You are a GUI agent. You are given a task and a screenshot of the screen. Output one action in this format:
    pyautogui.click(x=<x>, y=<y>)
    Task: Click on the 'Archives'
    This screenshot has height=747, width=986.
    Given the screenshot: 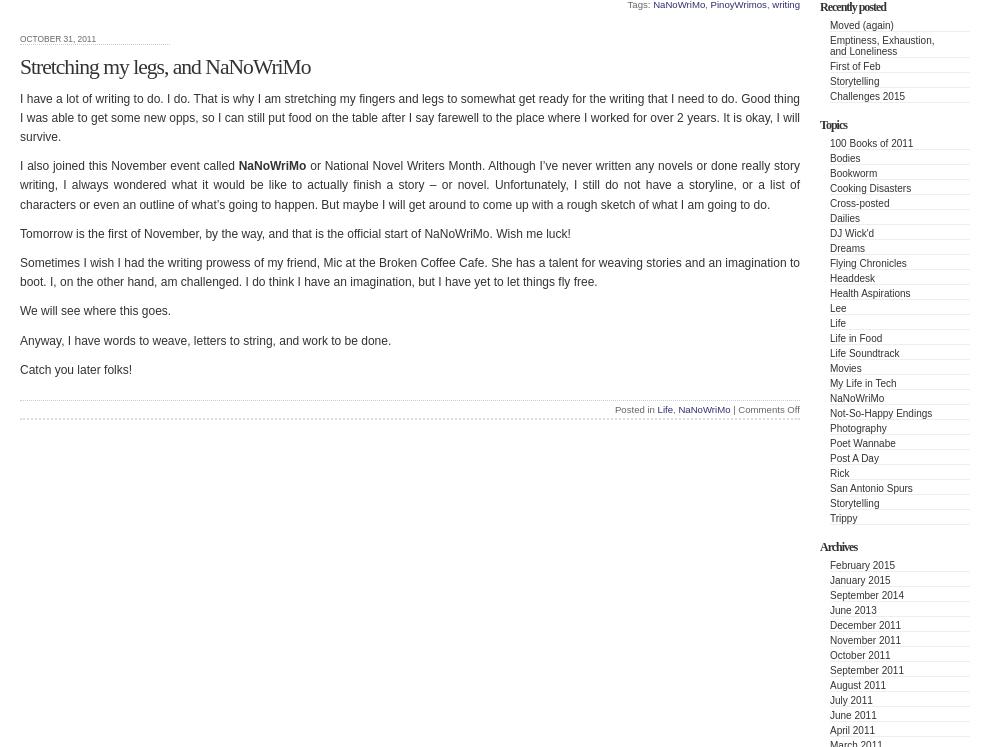 What is the action you would take?
    pyautogui.click(x=837, y=544)
    